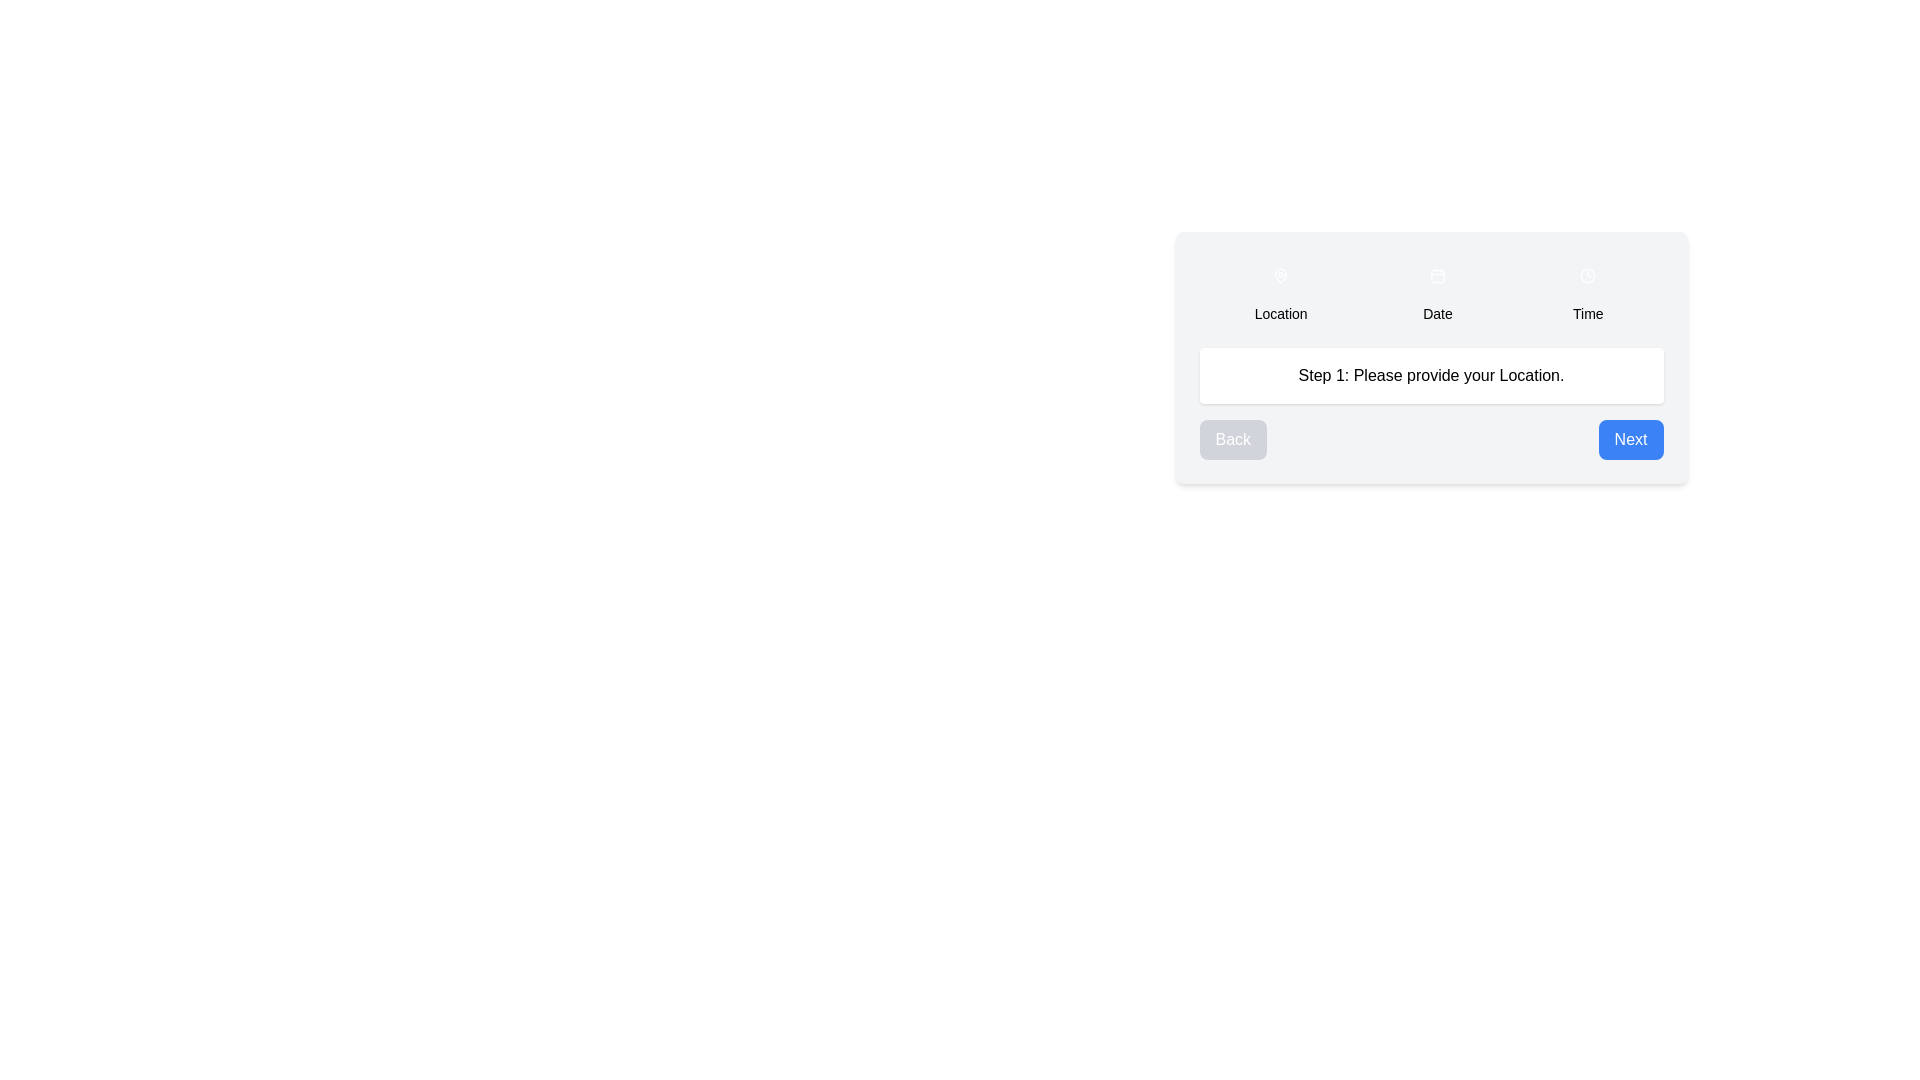 This screenshot has height=1080, width=1920. What do you see at coordinates (1631, 438) in the screenshot?
I see `the 'Next' button to proceed to the next step` at bounding box center [1631, 438].